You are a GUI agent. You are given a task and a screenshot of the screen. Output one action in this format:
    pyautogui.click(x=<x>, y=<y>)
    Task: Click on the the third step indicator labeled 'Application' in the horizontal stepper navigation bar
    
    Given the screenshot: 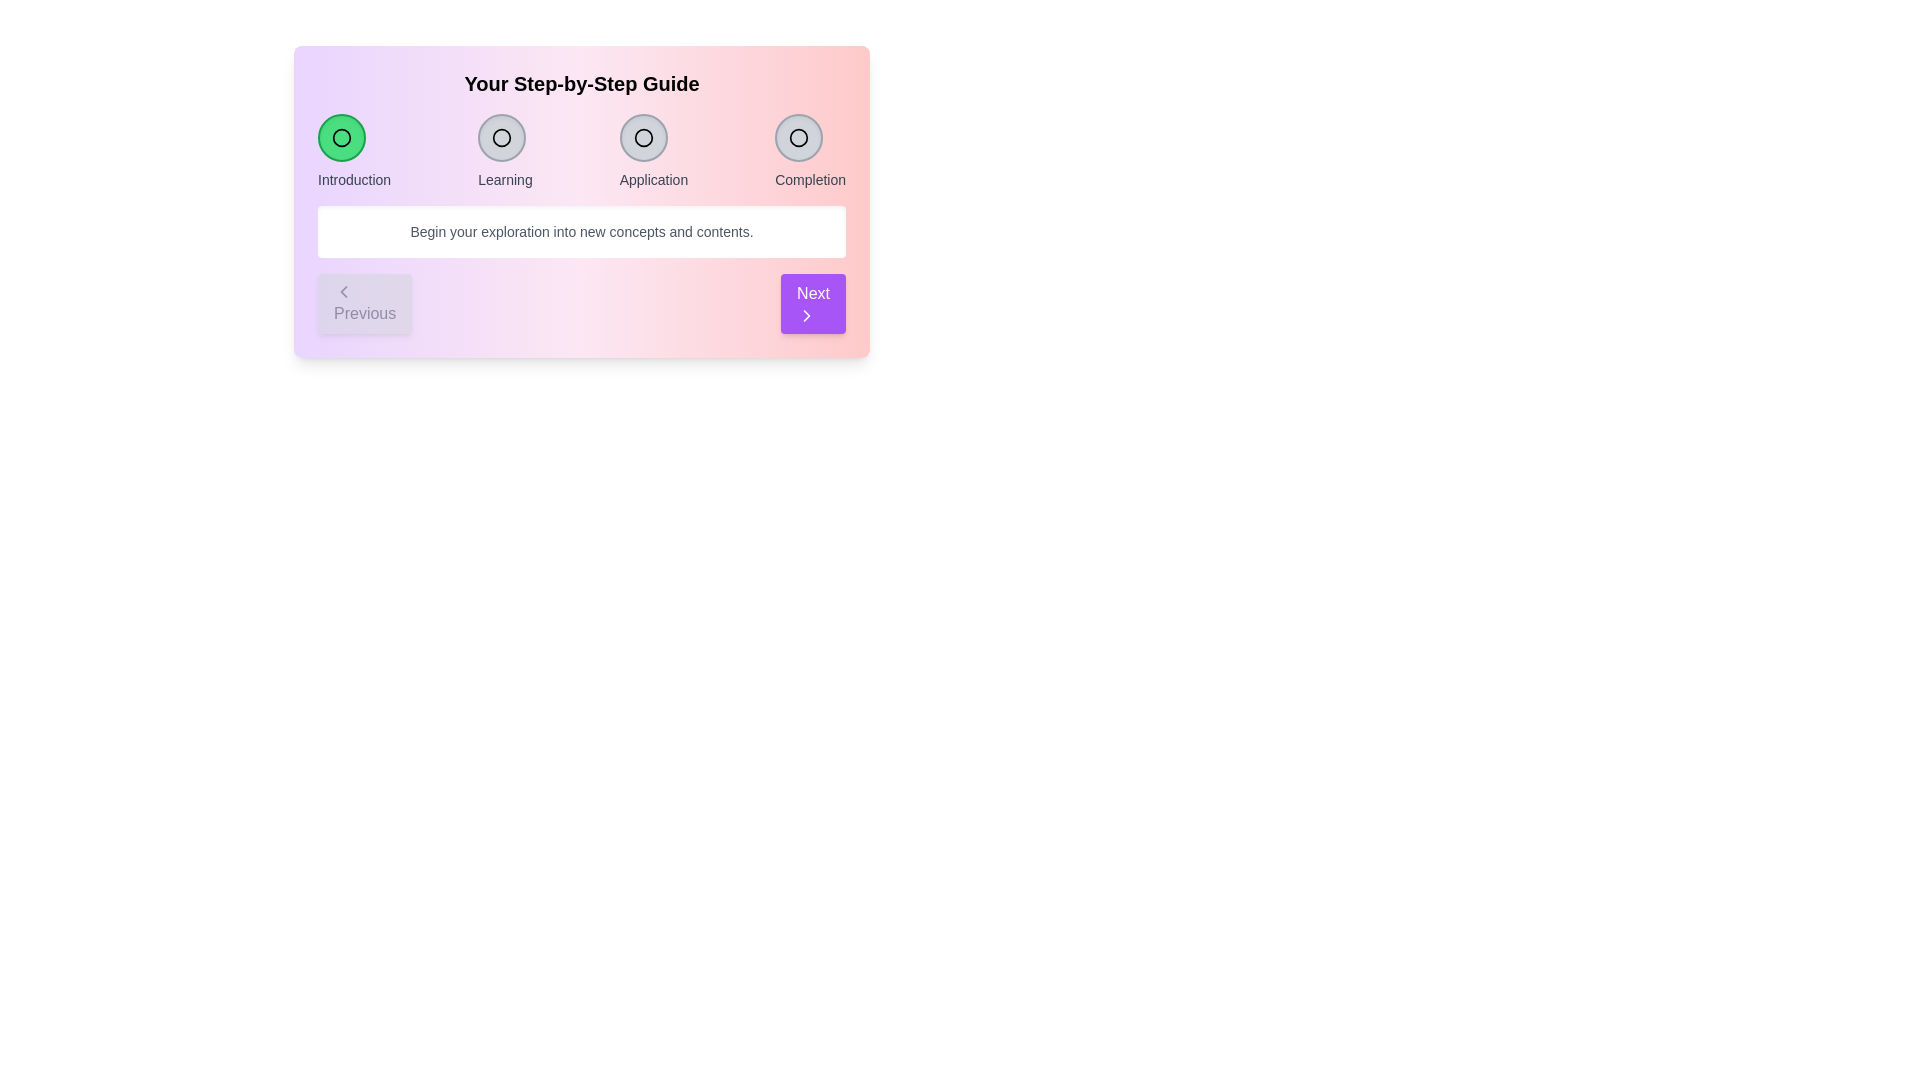 What is the action you would take?
    pyautogui.click(x=653, y=150)
    